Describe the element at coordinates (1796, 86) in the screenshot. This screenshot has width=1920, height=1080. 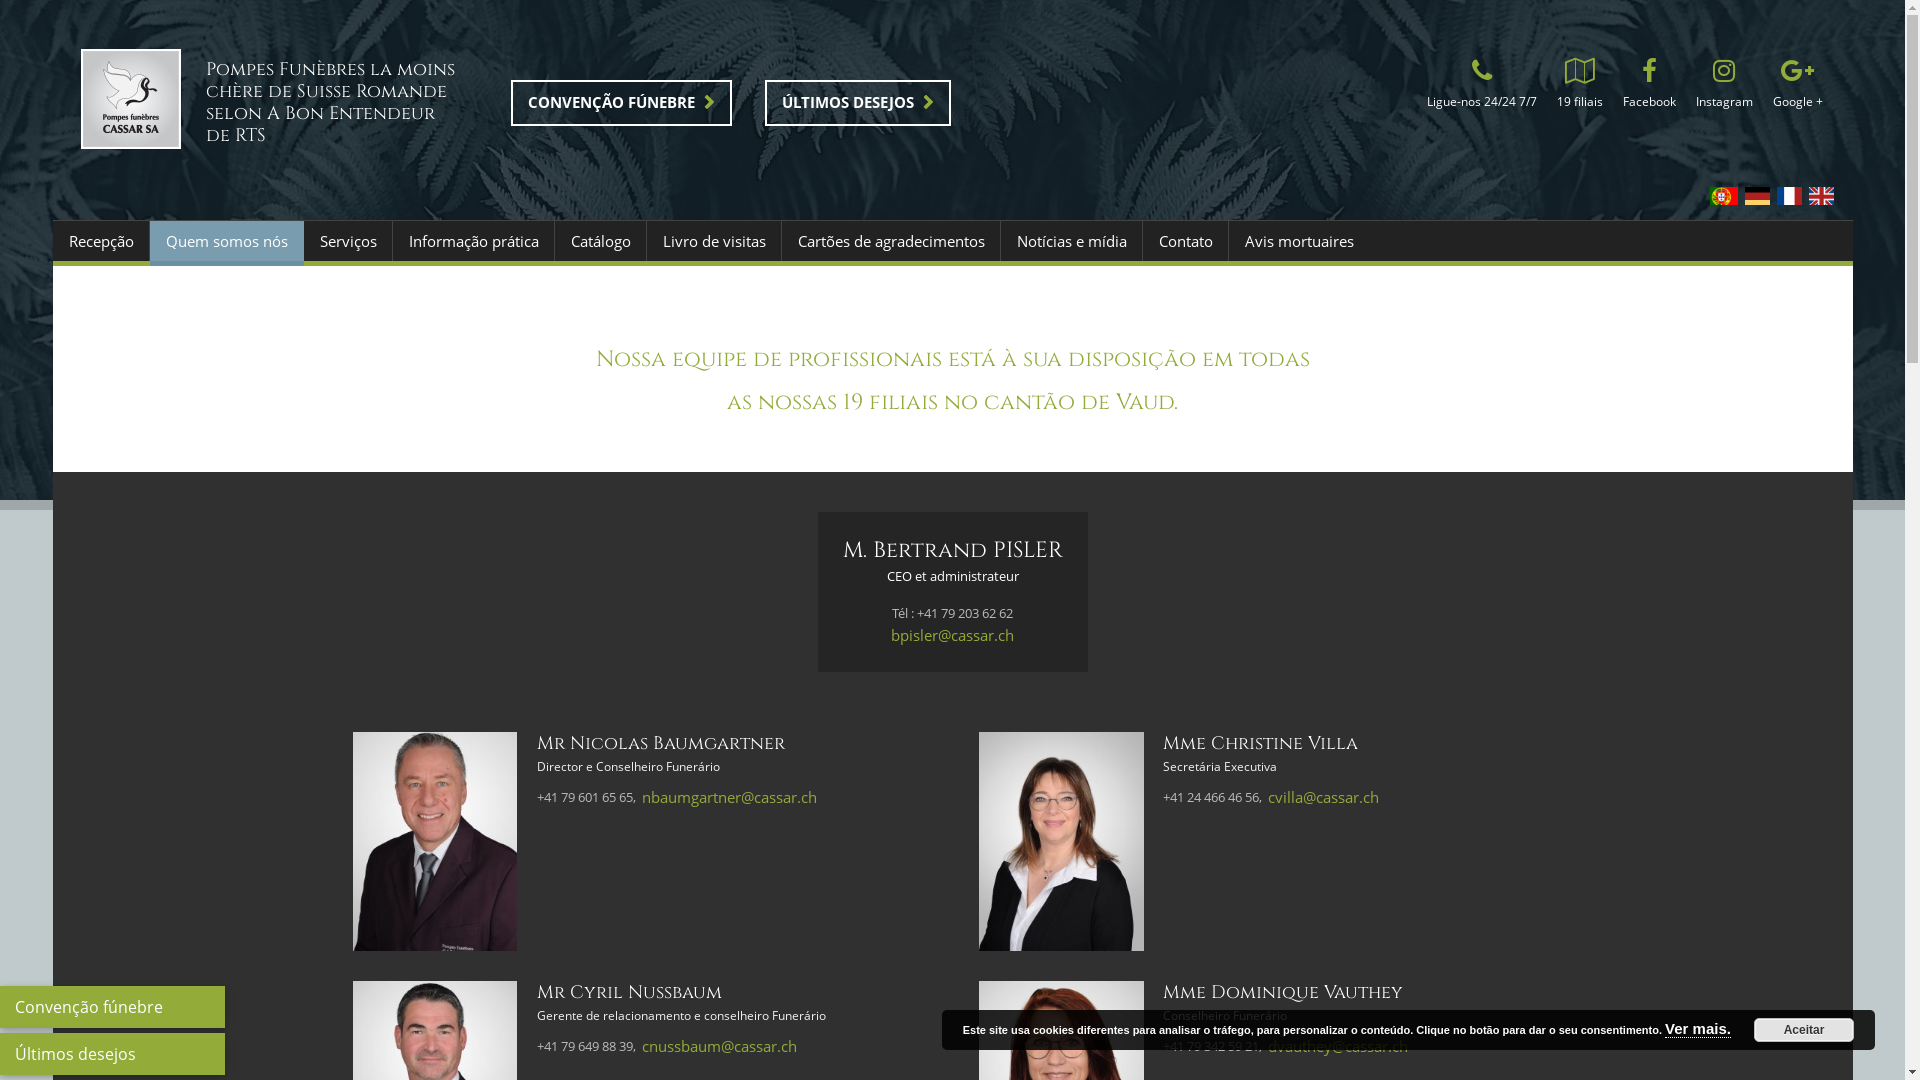
I see `'Google +'` at that location.